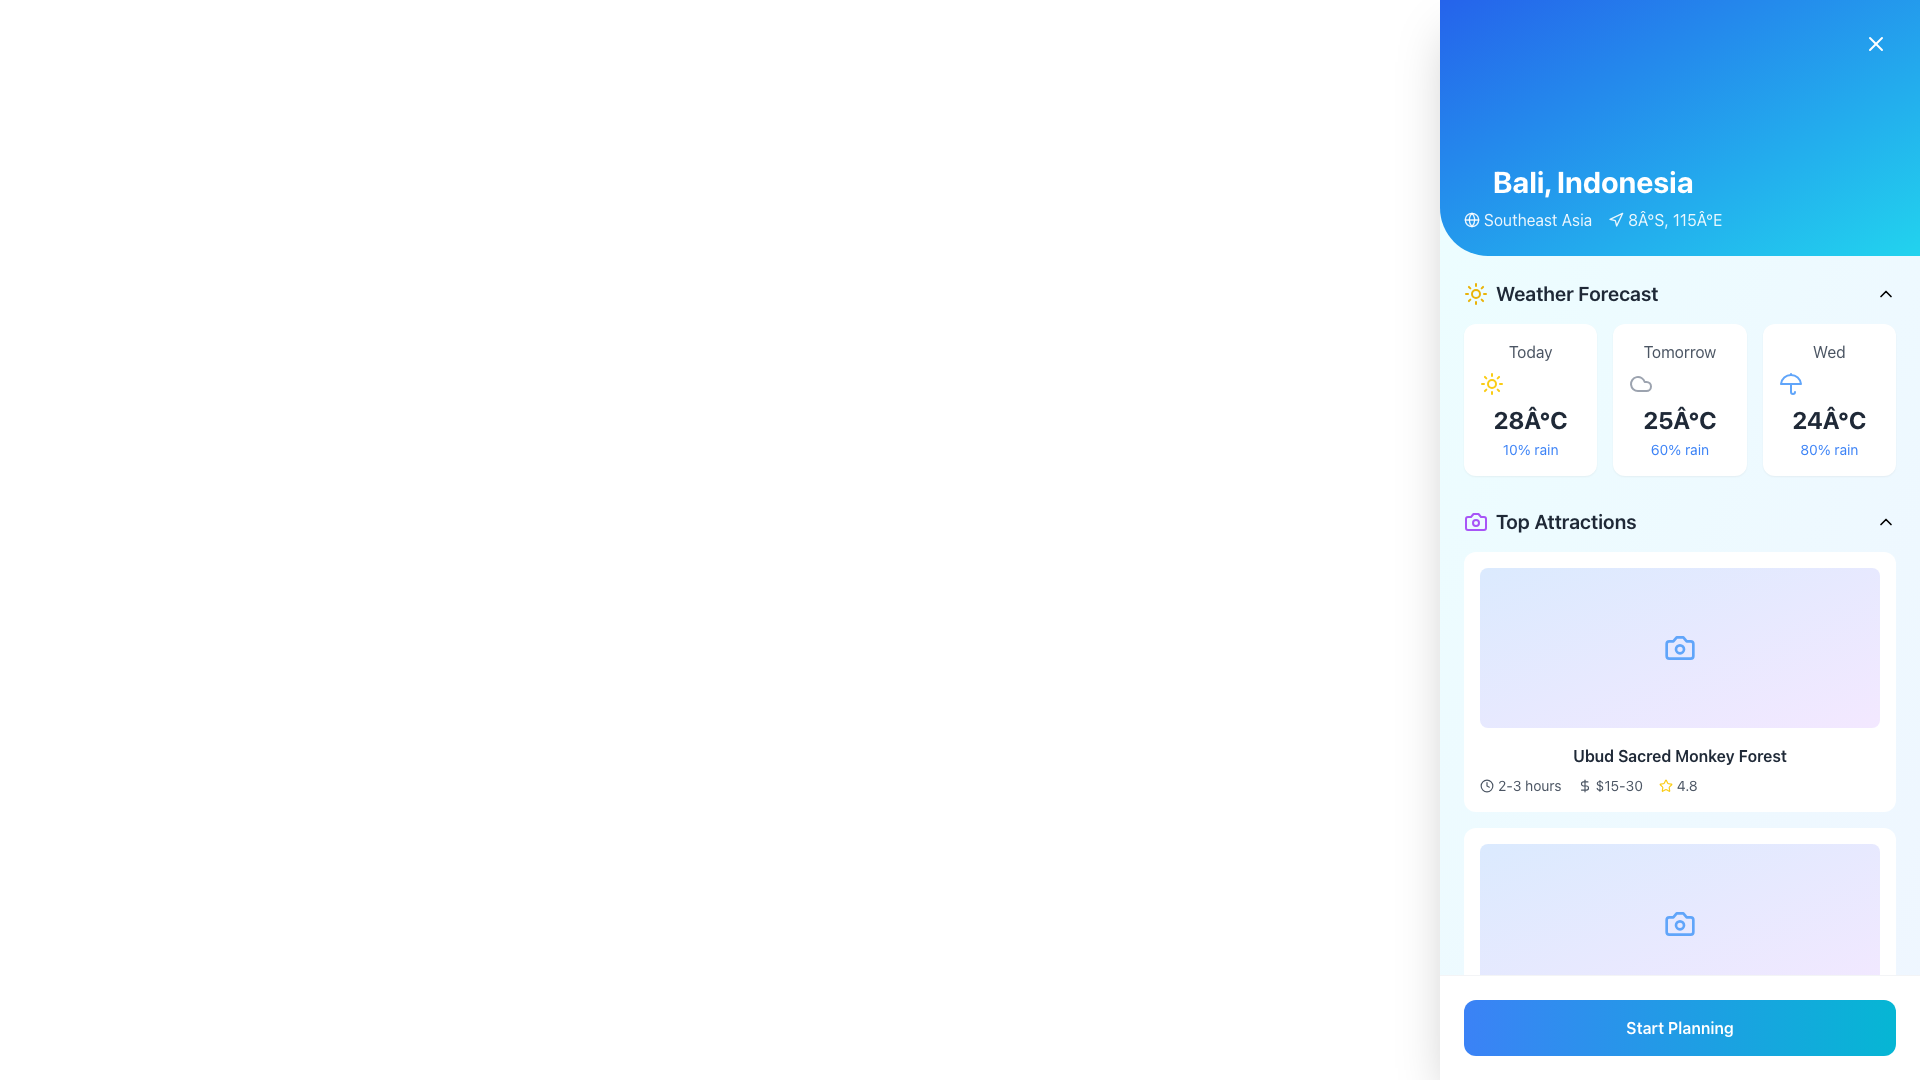 The height and width of the screenshot is (1080, 1920). Describe the element at coordinates (1527, 219) in the screenshot. I see `the 'Southeast Asia' text label with globe icon located in the right side panel of the 'Bali, Indonesia' section` at that location.